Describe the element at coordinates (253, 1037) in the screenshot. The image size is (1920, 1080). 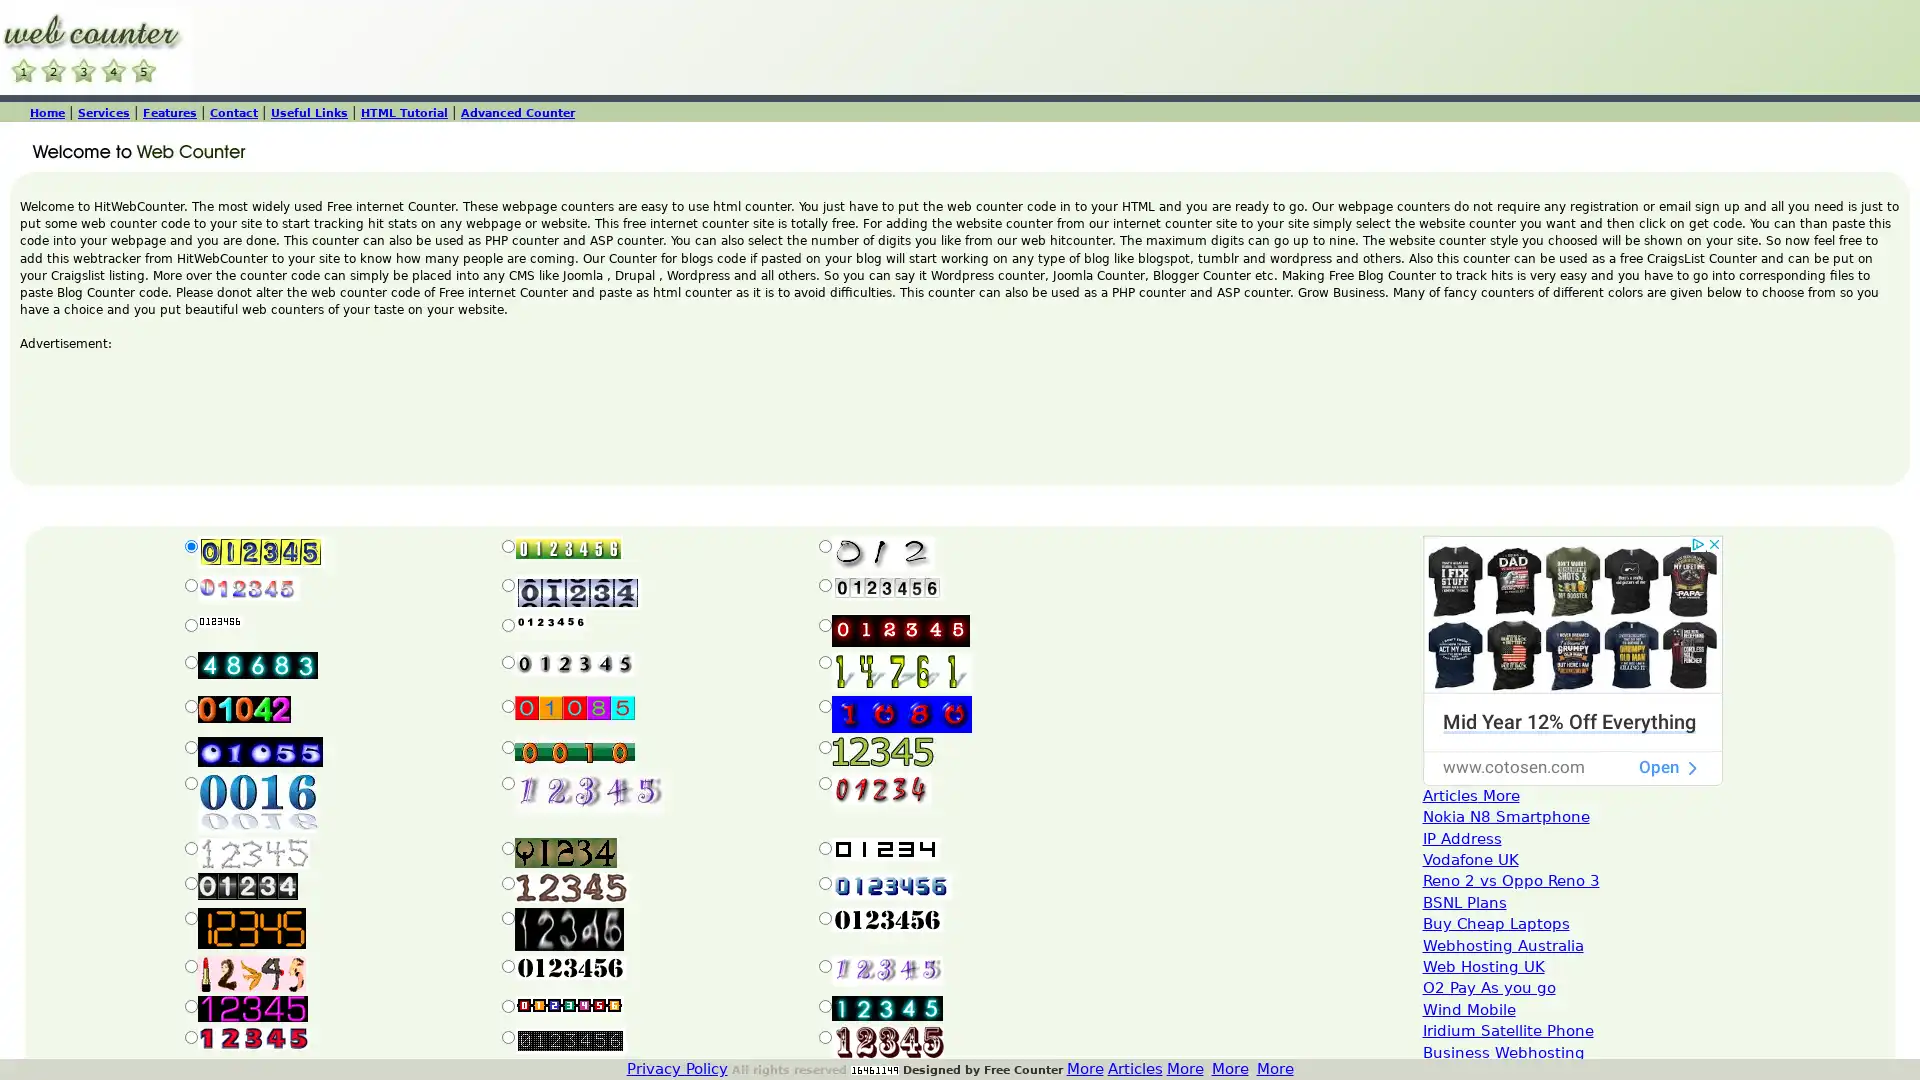
I see `Submit` at that location.